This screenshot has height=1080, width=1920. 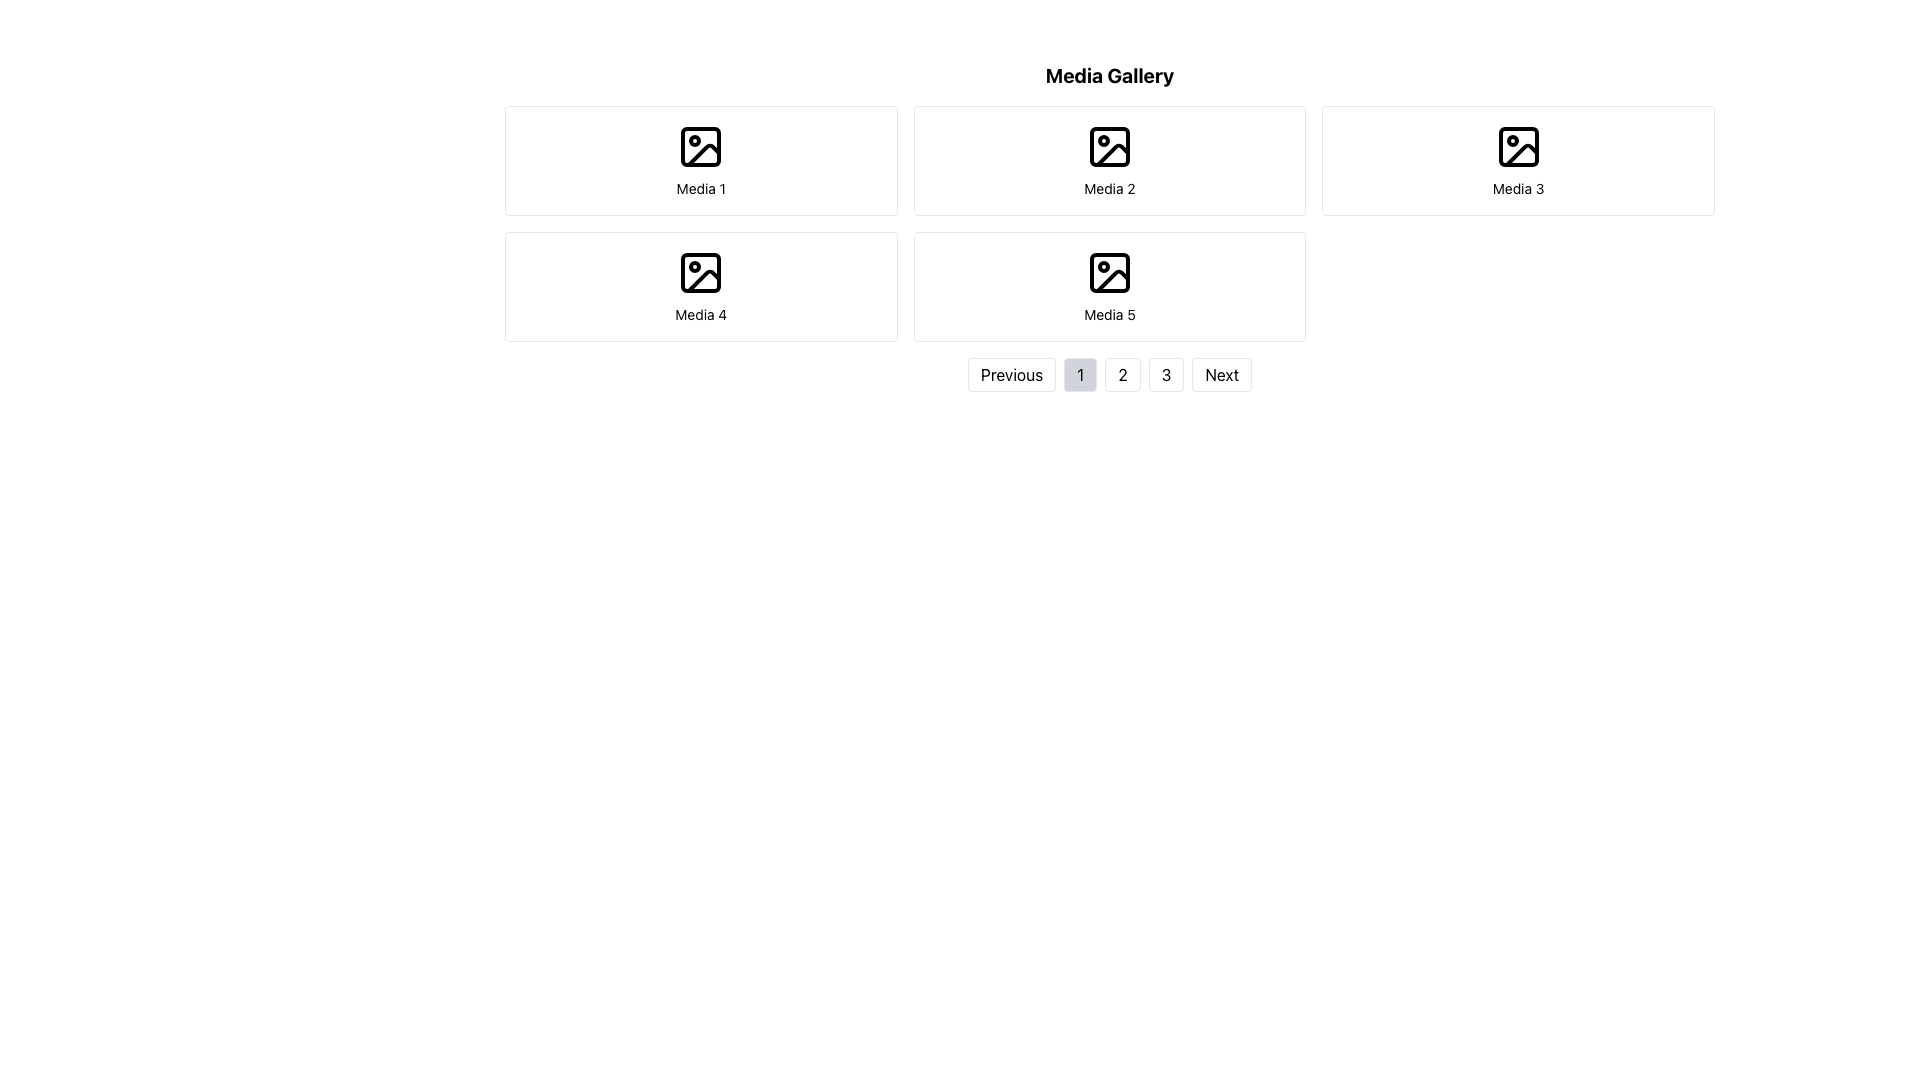 What do you see at coordinates (701, 145) in the screenshot?
I see `the graphical icon located at the center of the 'Media 1' card in the top-left corner of the media grid` at bounding box center [701, 145].